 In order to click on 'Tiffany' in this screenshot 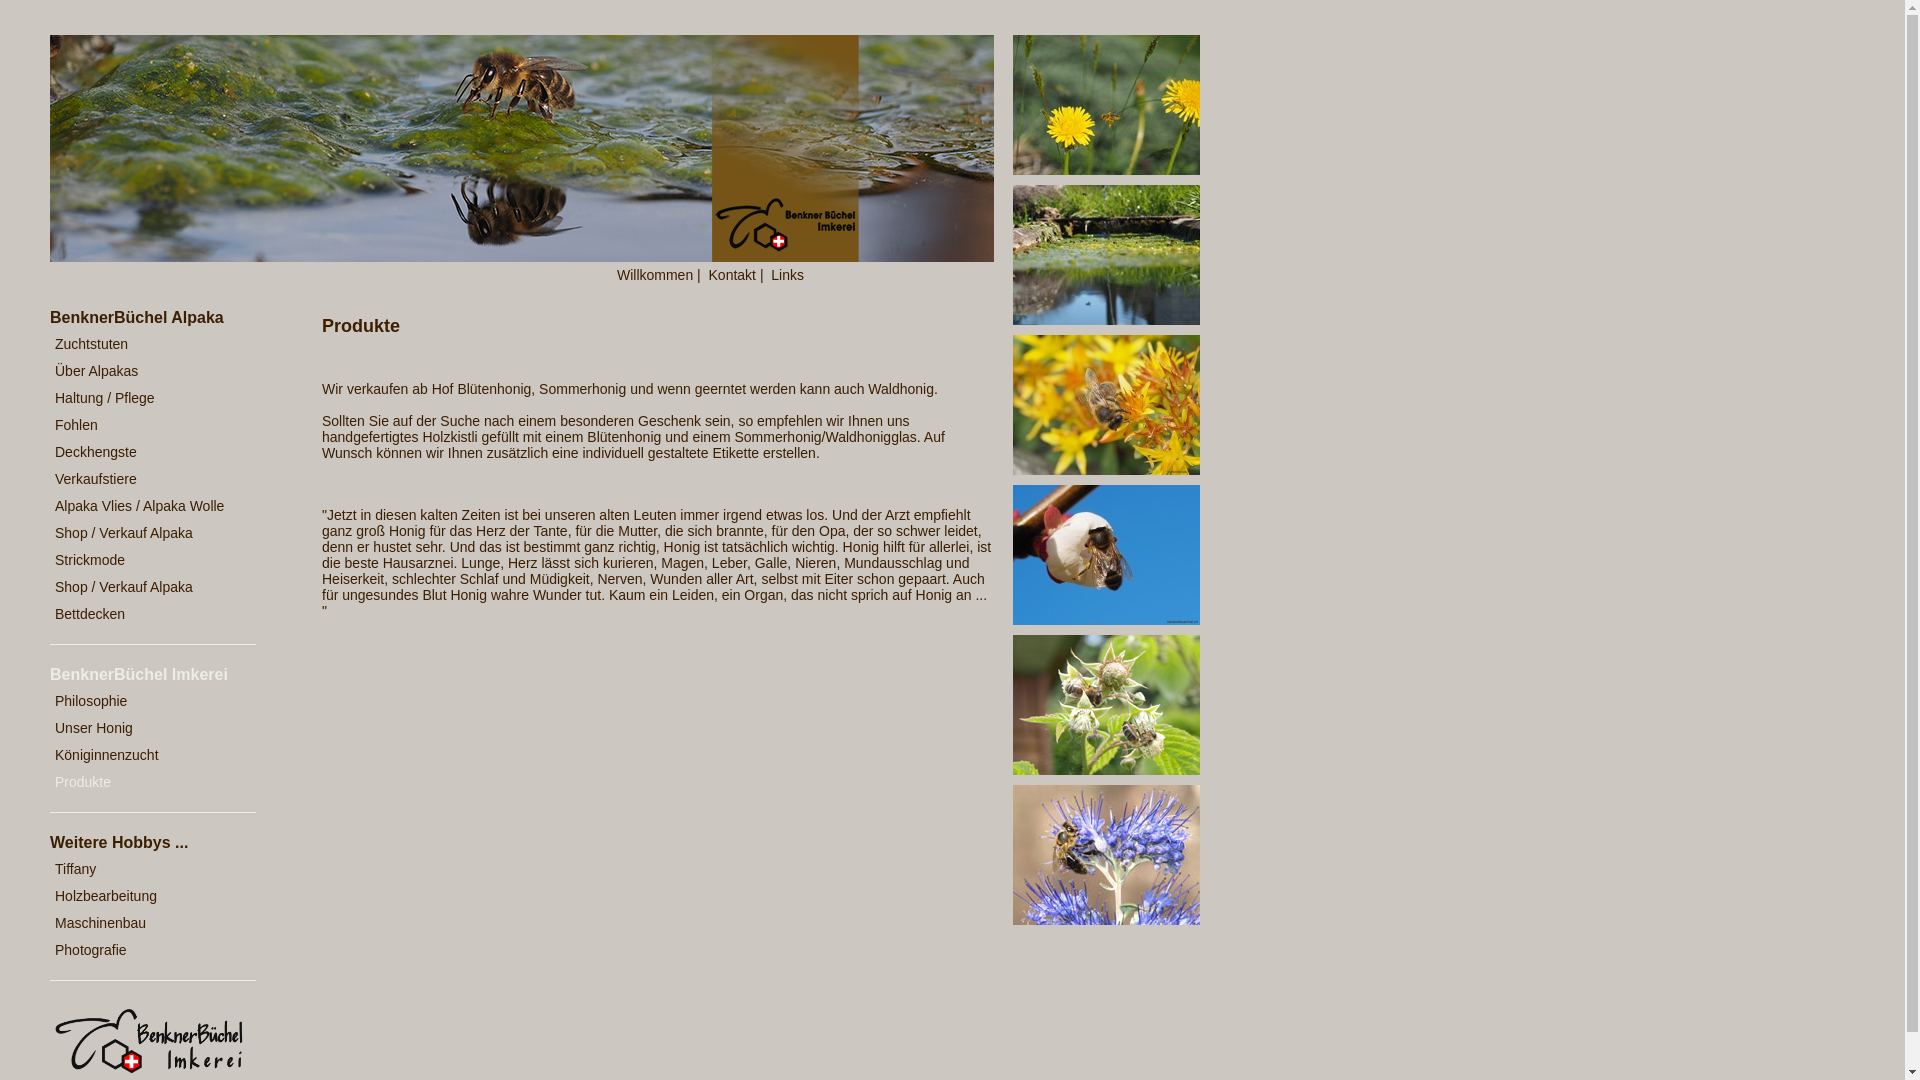, I will do `click(49, 868)`.